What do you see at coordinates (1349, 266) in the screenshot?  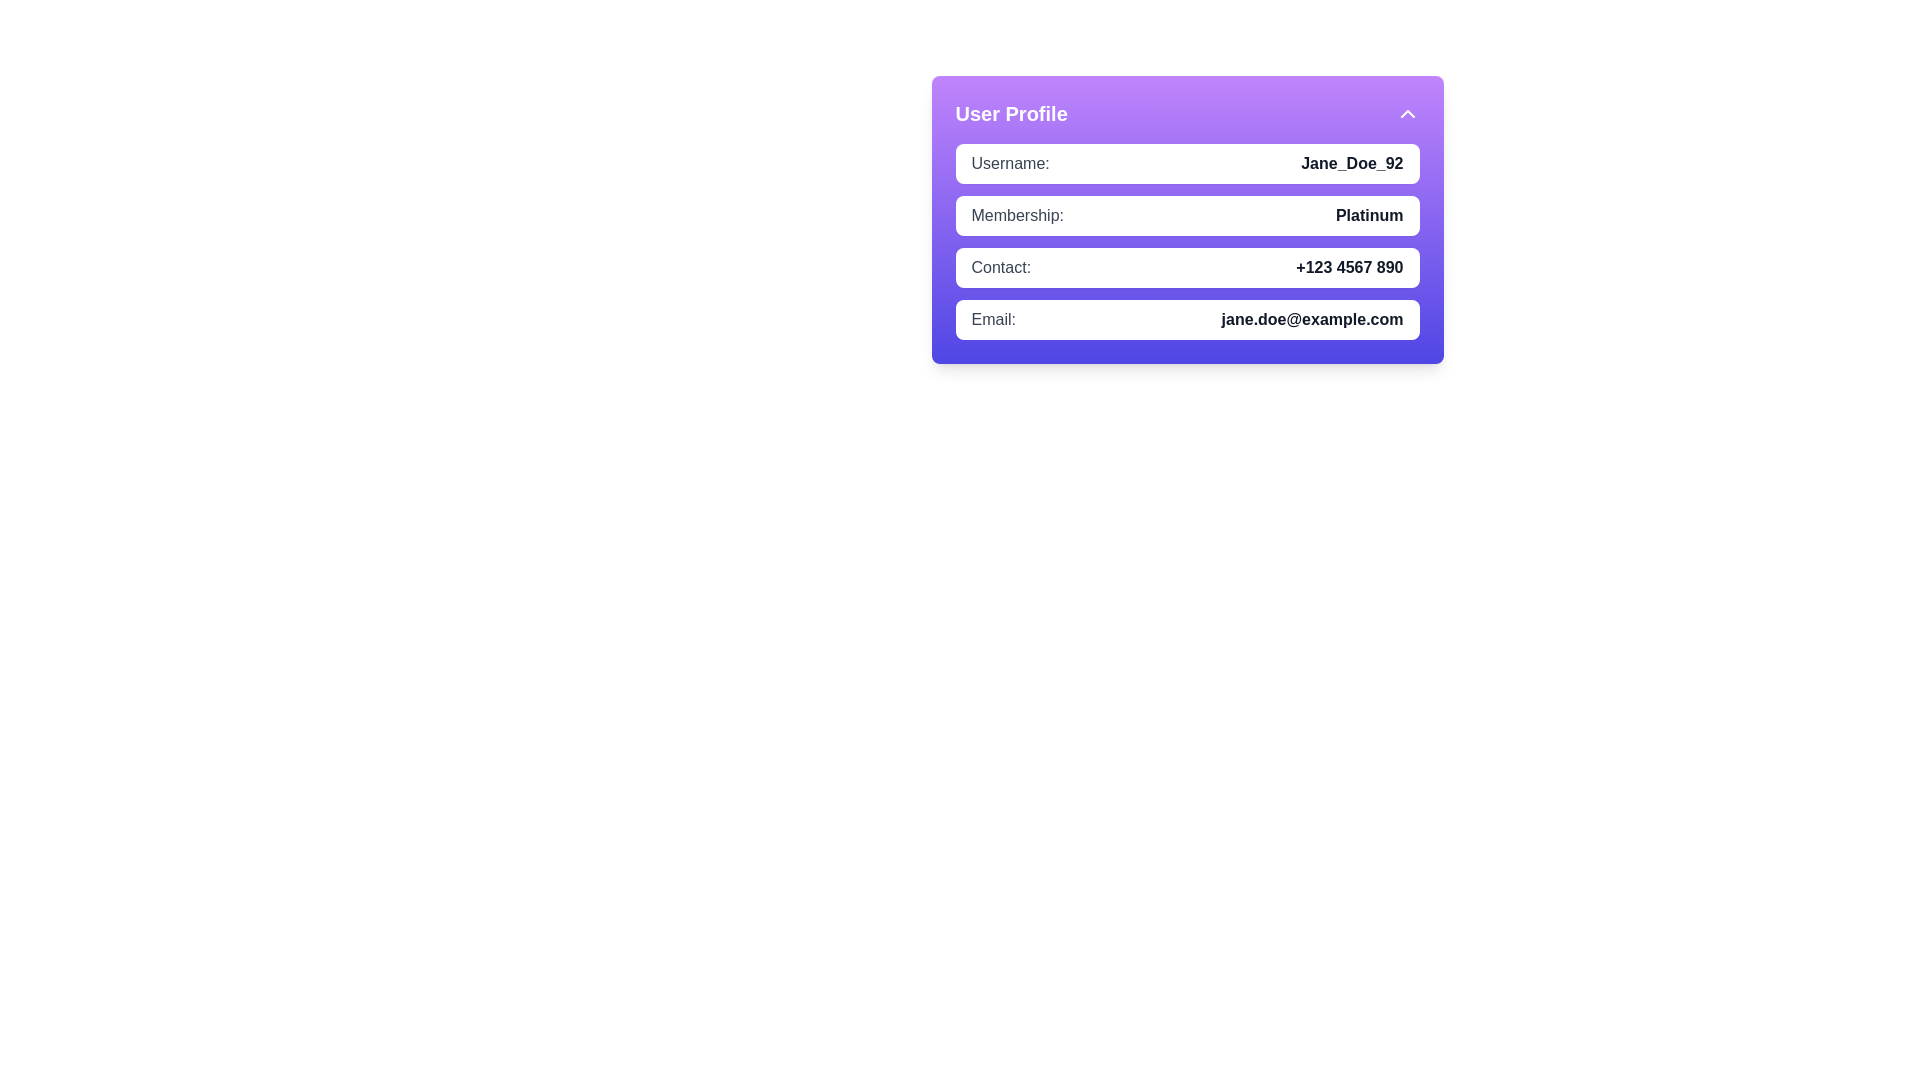 I see `the bold text label reading '+123 4567 890' that is styled with a darker gray hue and is located in the 'Contact' line of a user profile card` at bounding box center [1349, 266].